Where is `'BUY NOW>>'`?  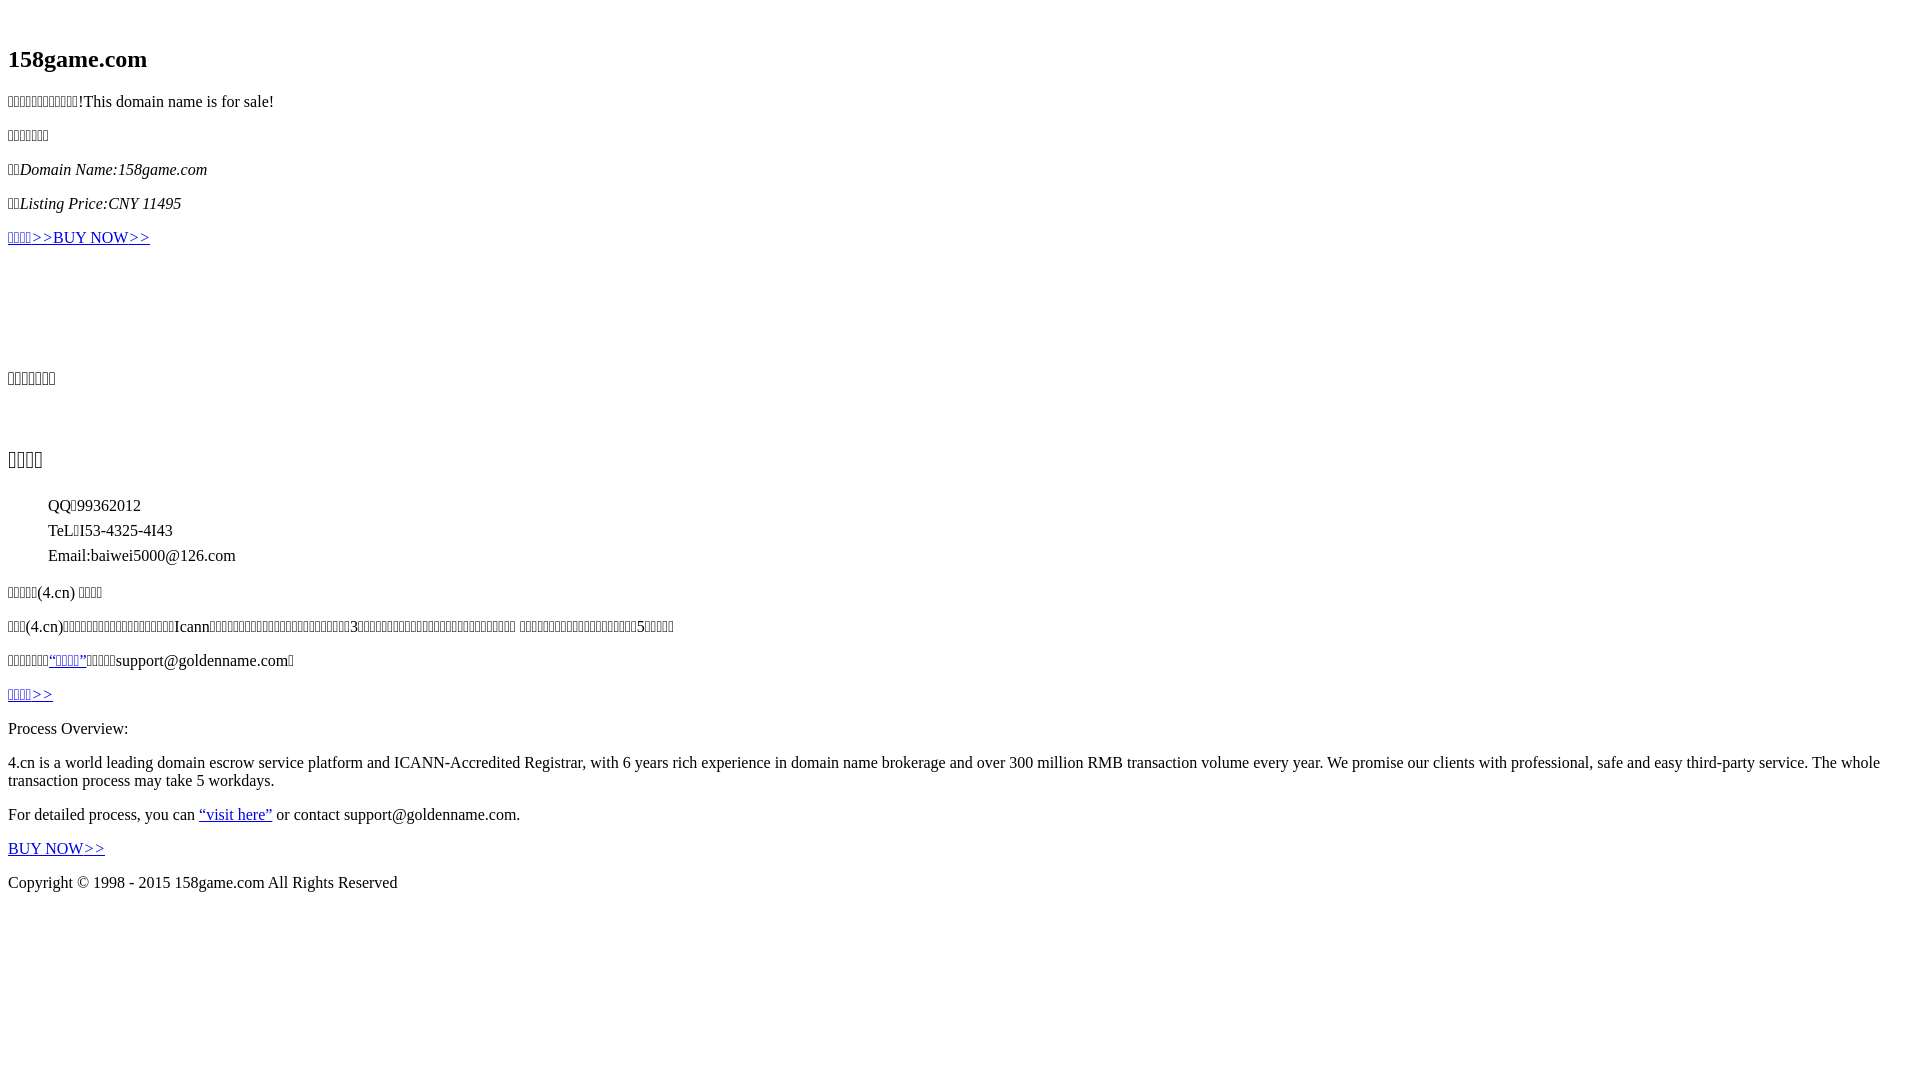 'BUY NOW>>' is located at coordinates (52, 237).